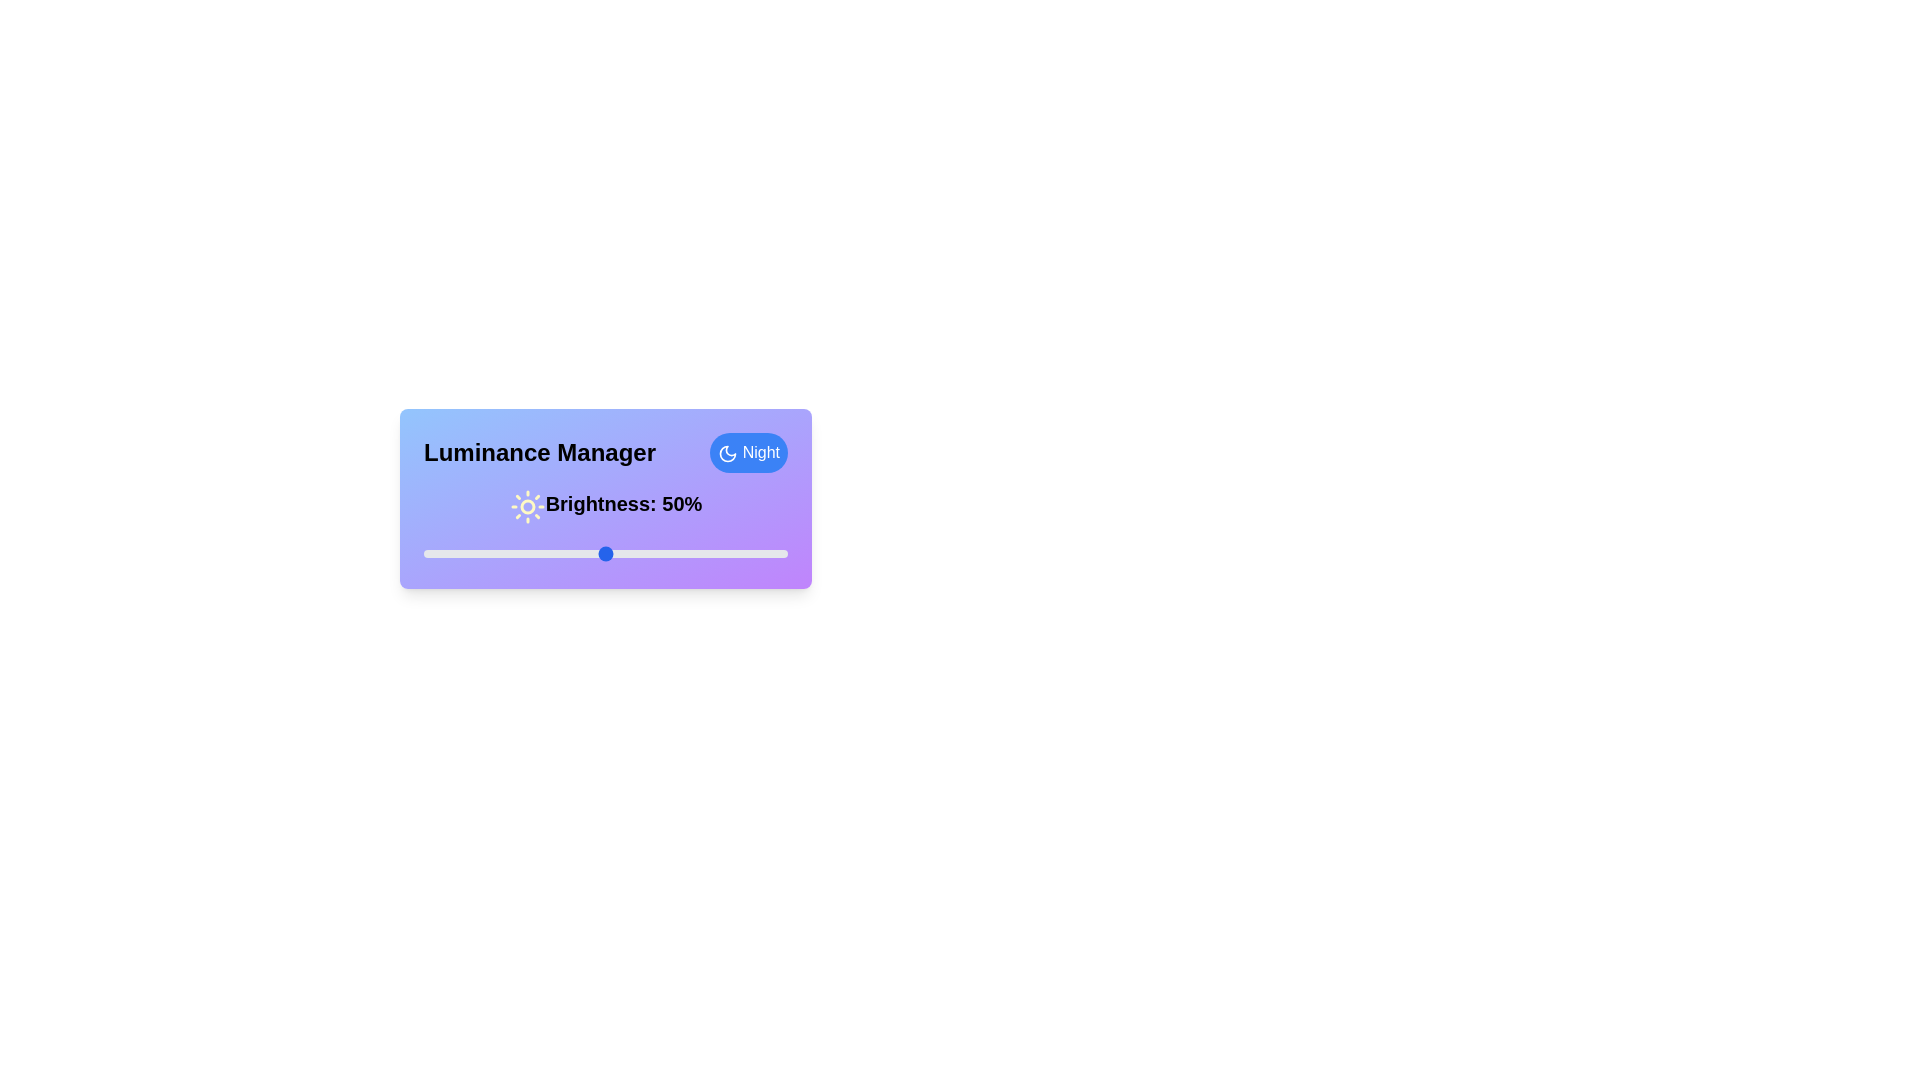  I want to click on the 'Night' button to toggle the night mode, so click(747, 452).